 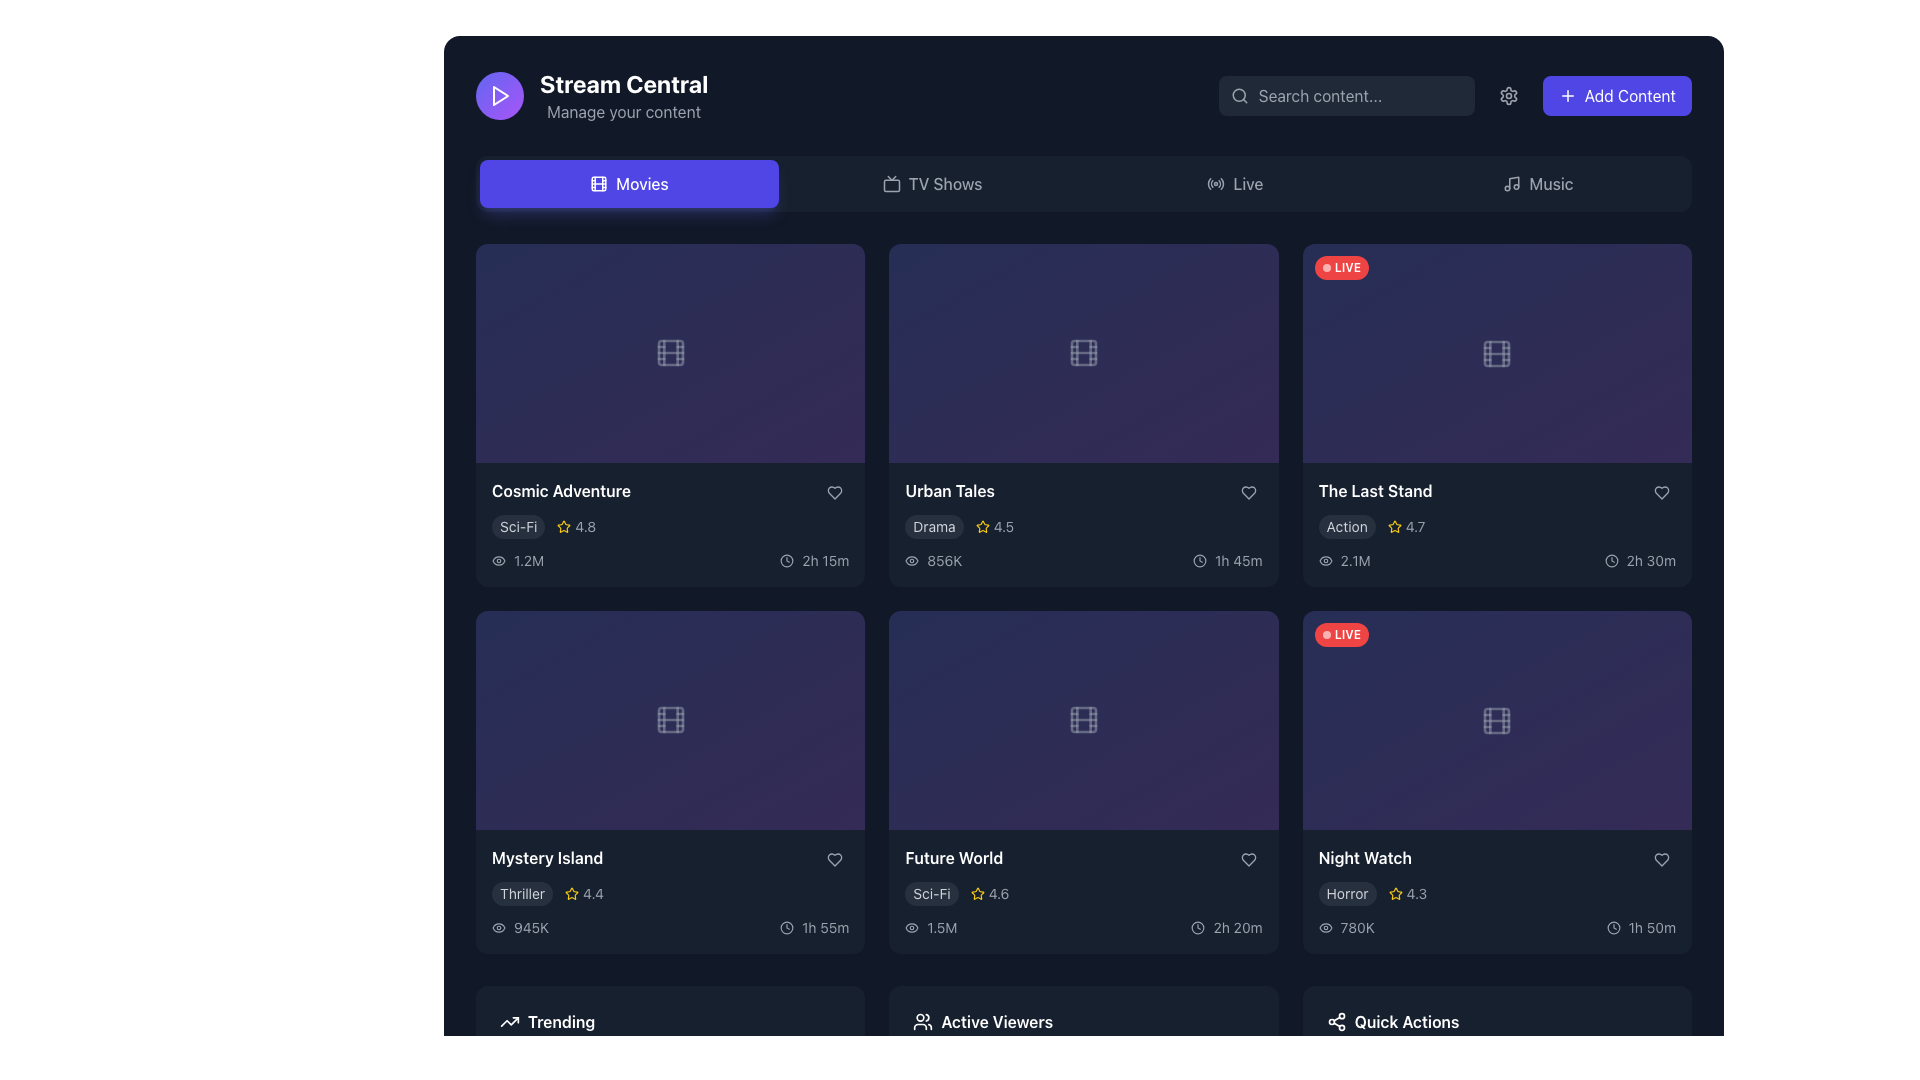 I want to click on the heart-shaped icon button located in the bottom-right corner of the 'Mystery Island' card, so click(x=835, y=859).